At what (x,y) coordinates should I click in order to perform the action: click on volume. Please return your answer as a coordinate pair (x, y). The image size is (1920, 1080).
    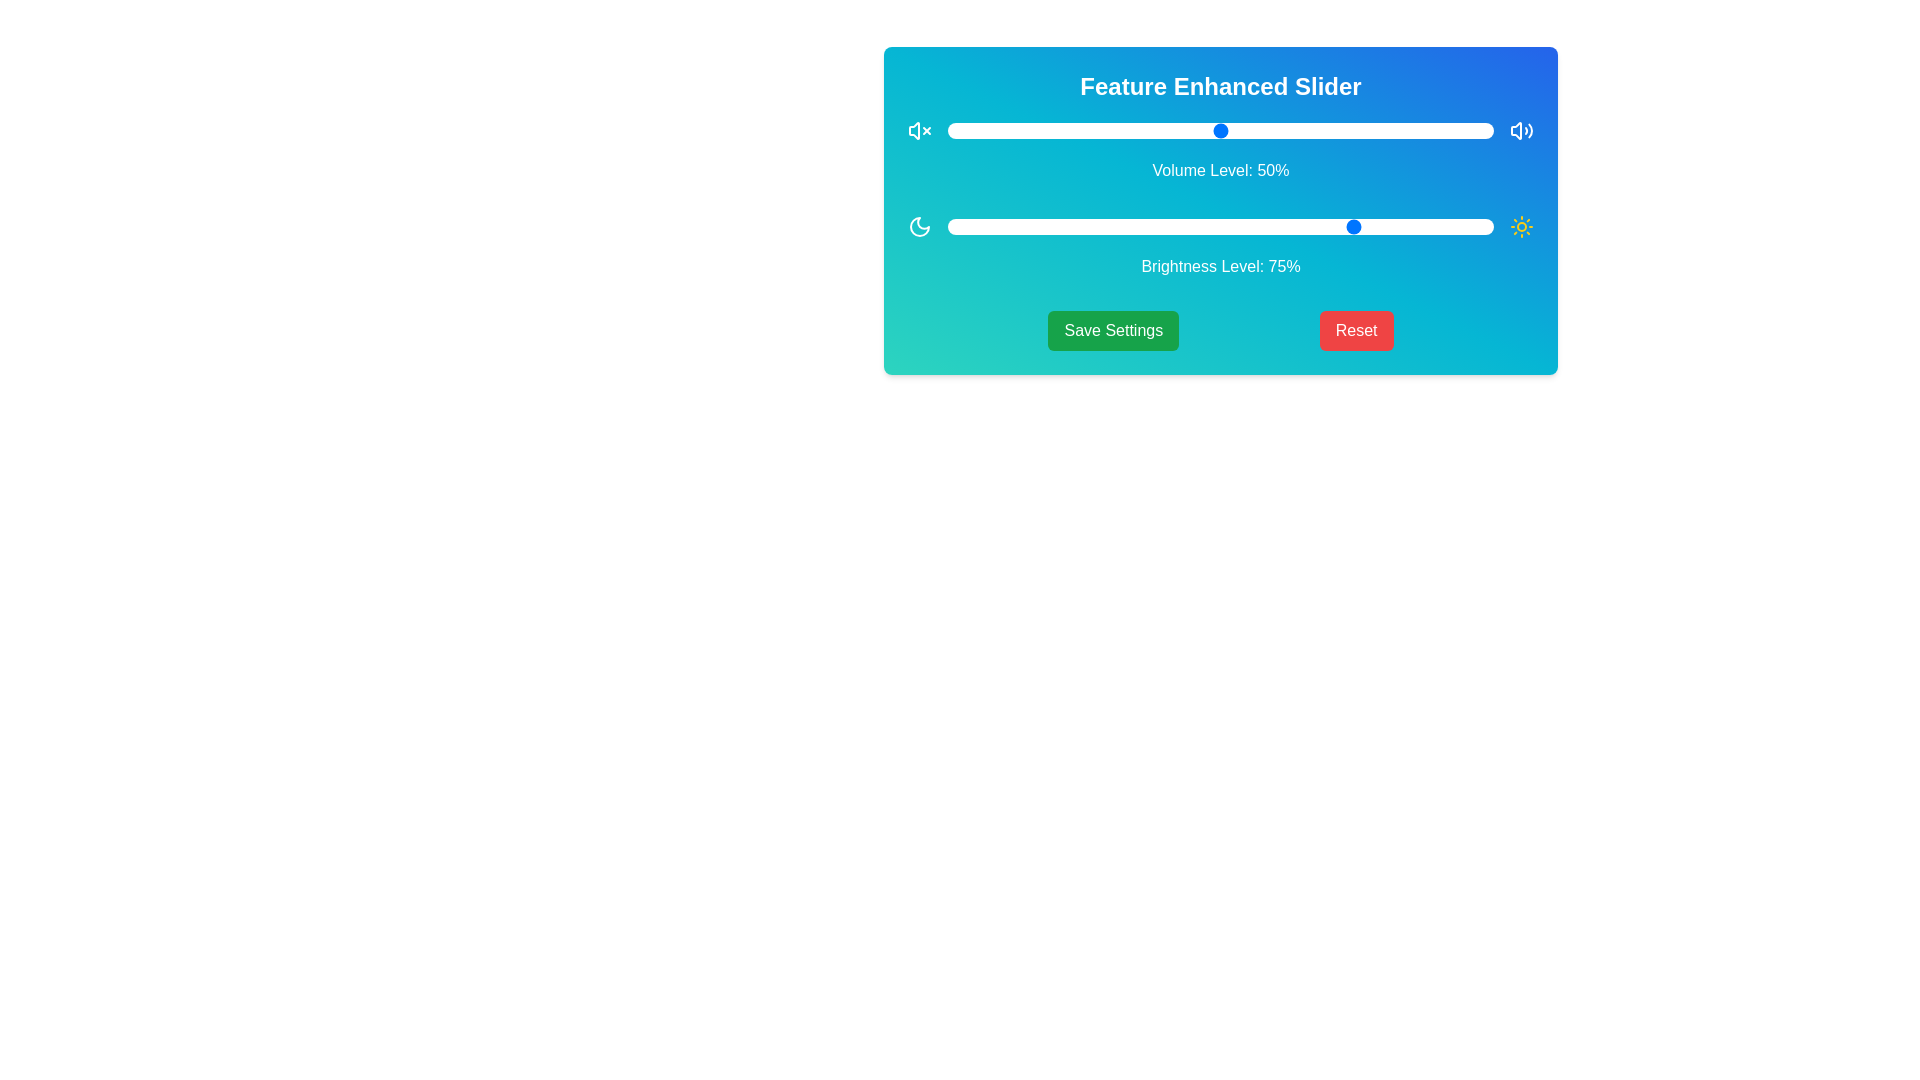
    Looking at the image, I should click on (1008, 131).